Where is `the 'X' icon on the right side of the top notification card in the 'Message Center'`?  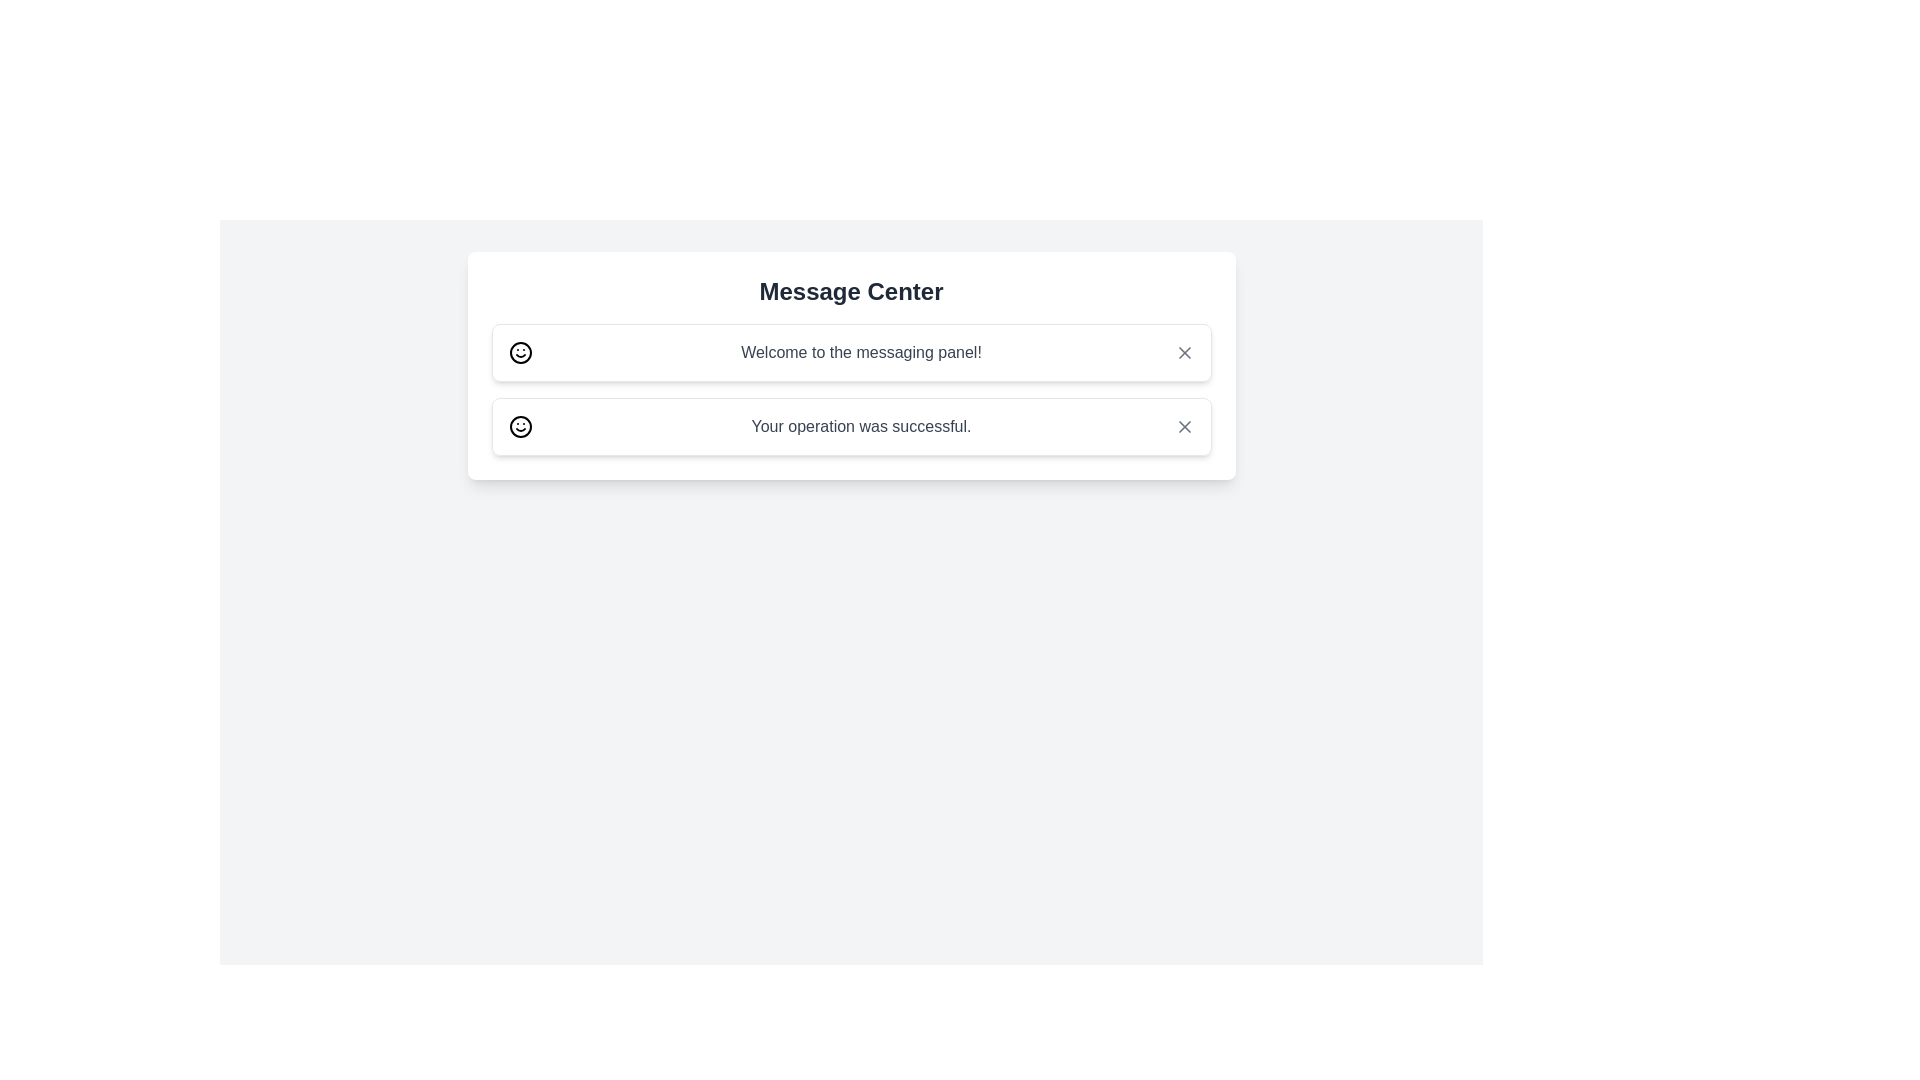 the 'X' icon on the right side of the top notification card in the 'Message Center' is located at coordinates (1184, 352).